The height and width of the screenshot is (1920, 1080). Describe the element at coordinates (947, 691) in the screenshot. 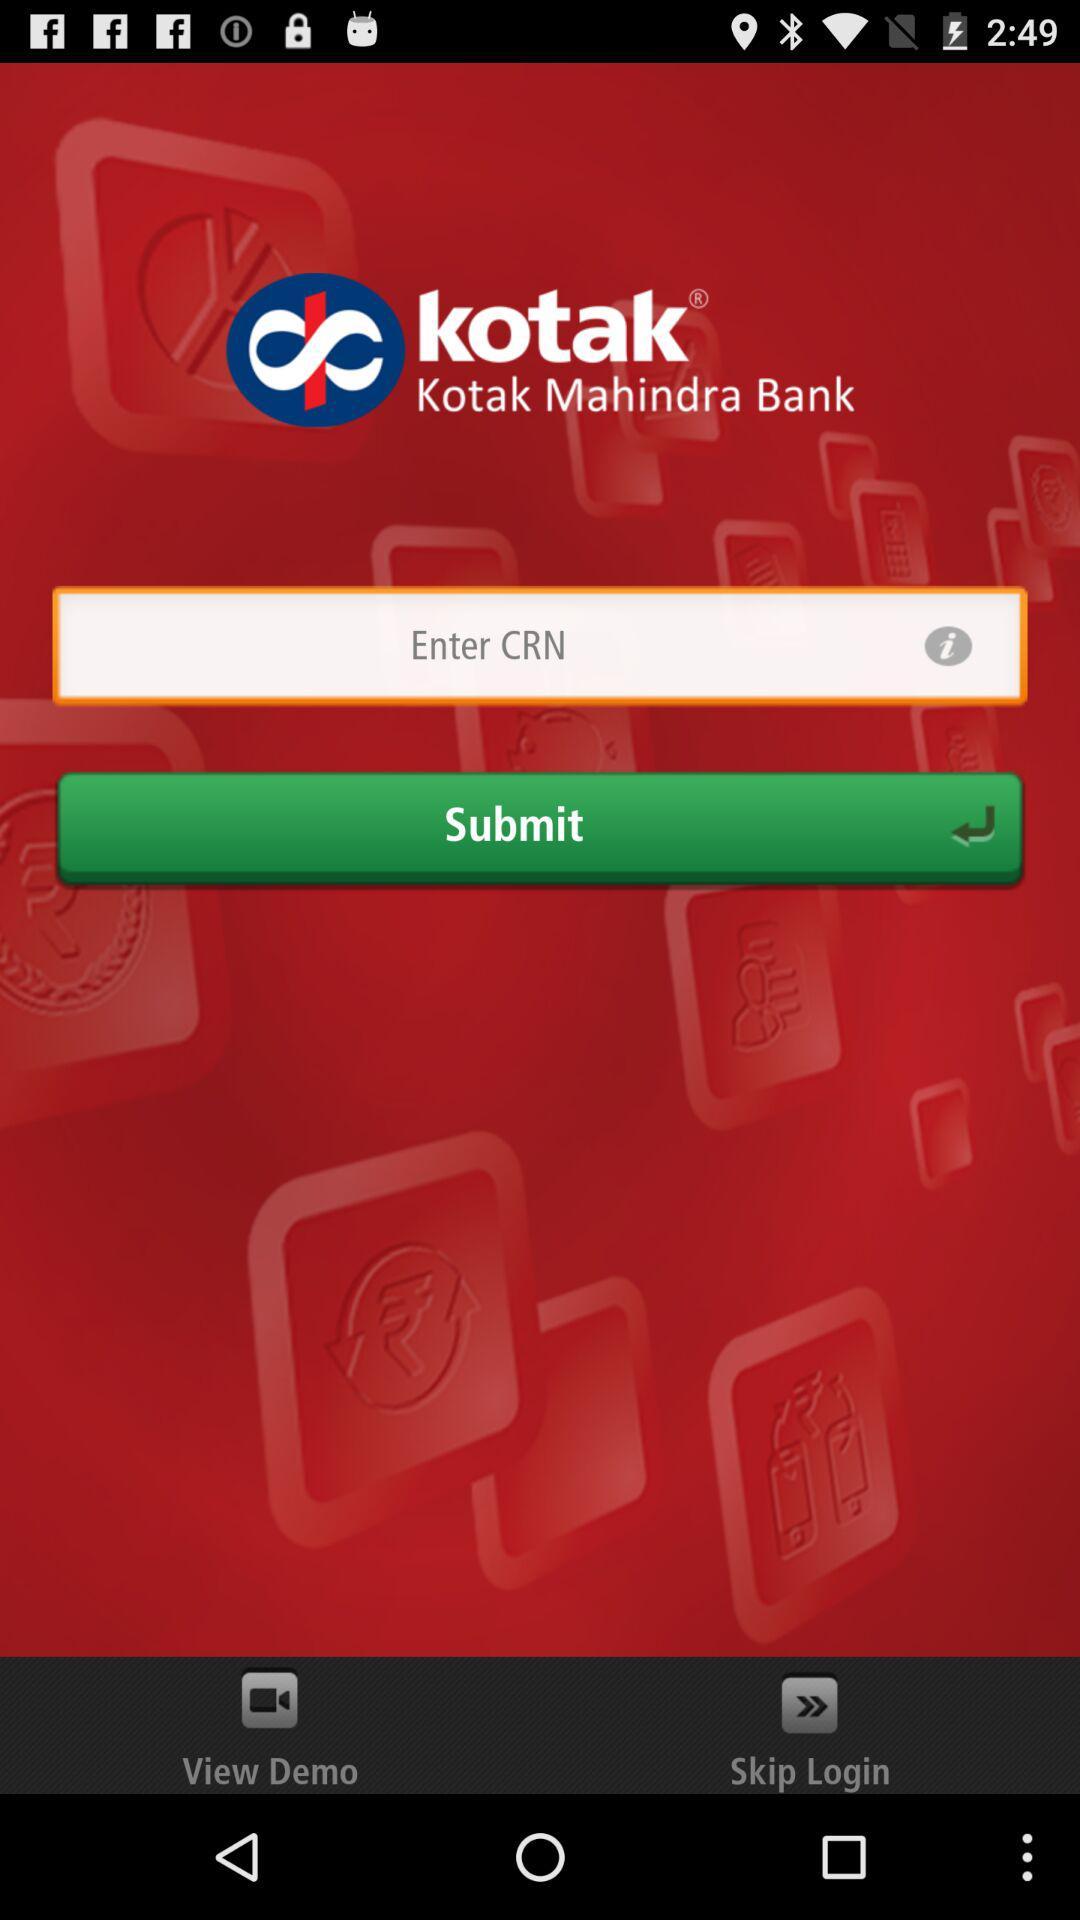

I see `the info icon` at that location.